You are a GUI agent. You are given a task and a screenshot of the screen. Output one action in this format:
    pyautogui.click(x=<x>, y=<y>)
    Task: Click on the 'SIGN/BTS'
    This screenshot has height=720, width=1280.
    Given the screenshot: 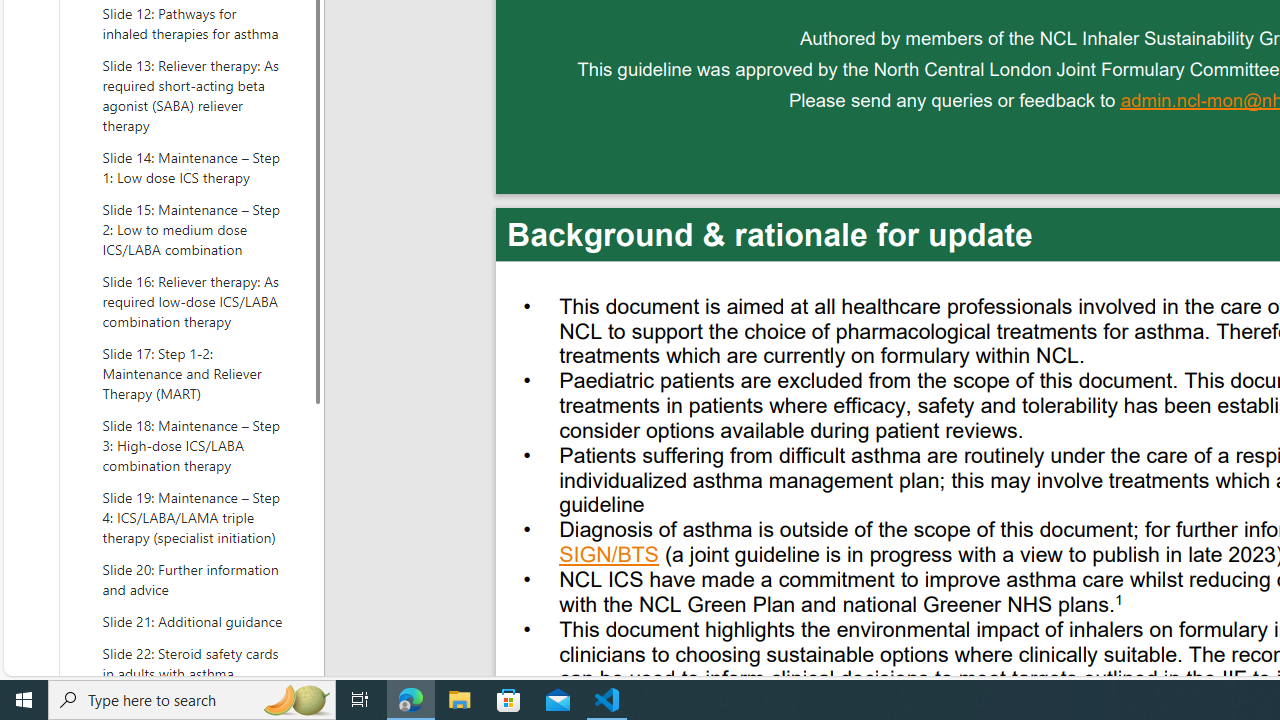 What is the action you would take?
    pyautogui.click(x=608, y=557)
    